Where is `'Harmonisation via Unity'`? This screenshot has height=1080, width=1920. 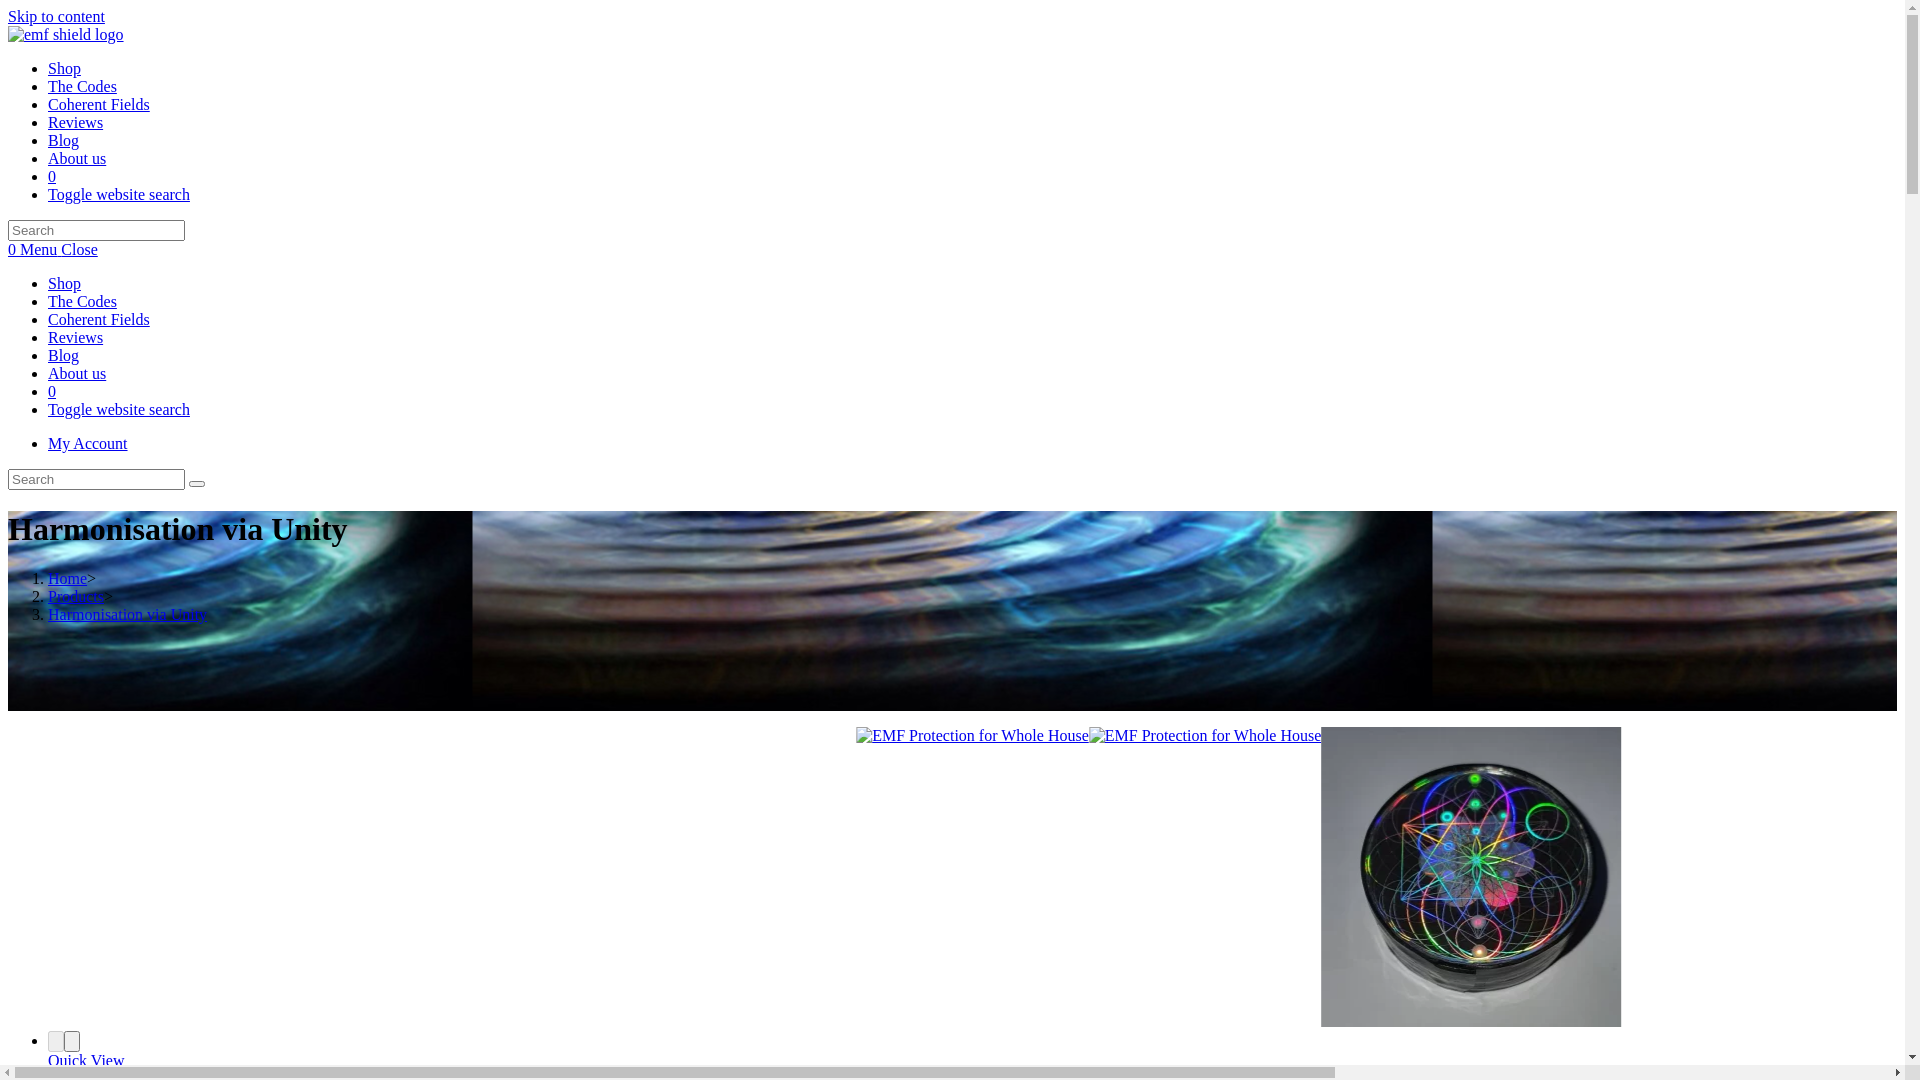 'Harmonisation via Unity' is located at coordinates (48, 613).